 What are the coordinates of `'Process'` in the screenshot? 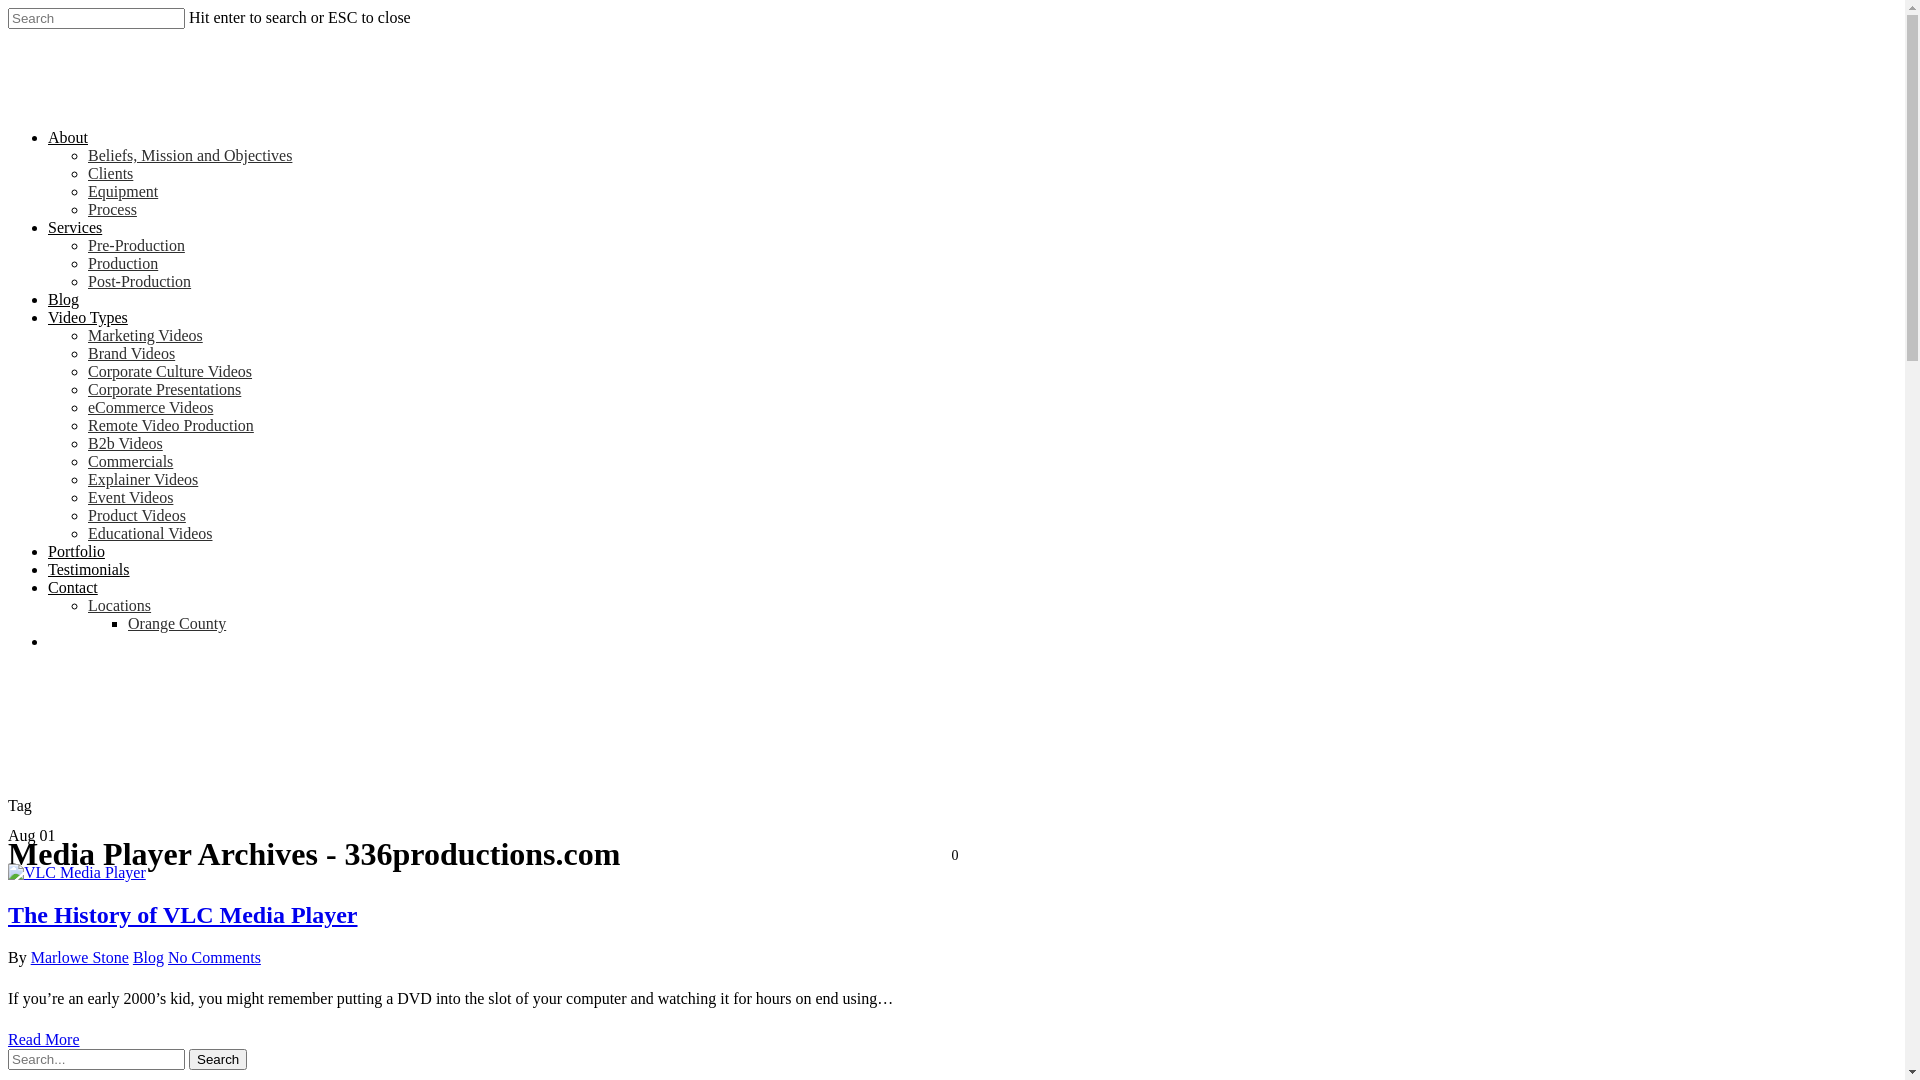 It's located at (86, 209).